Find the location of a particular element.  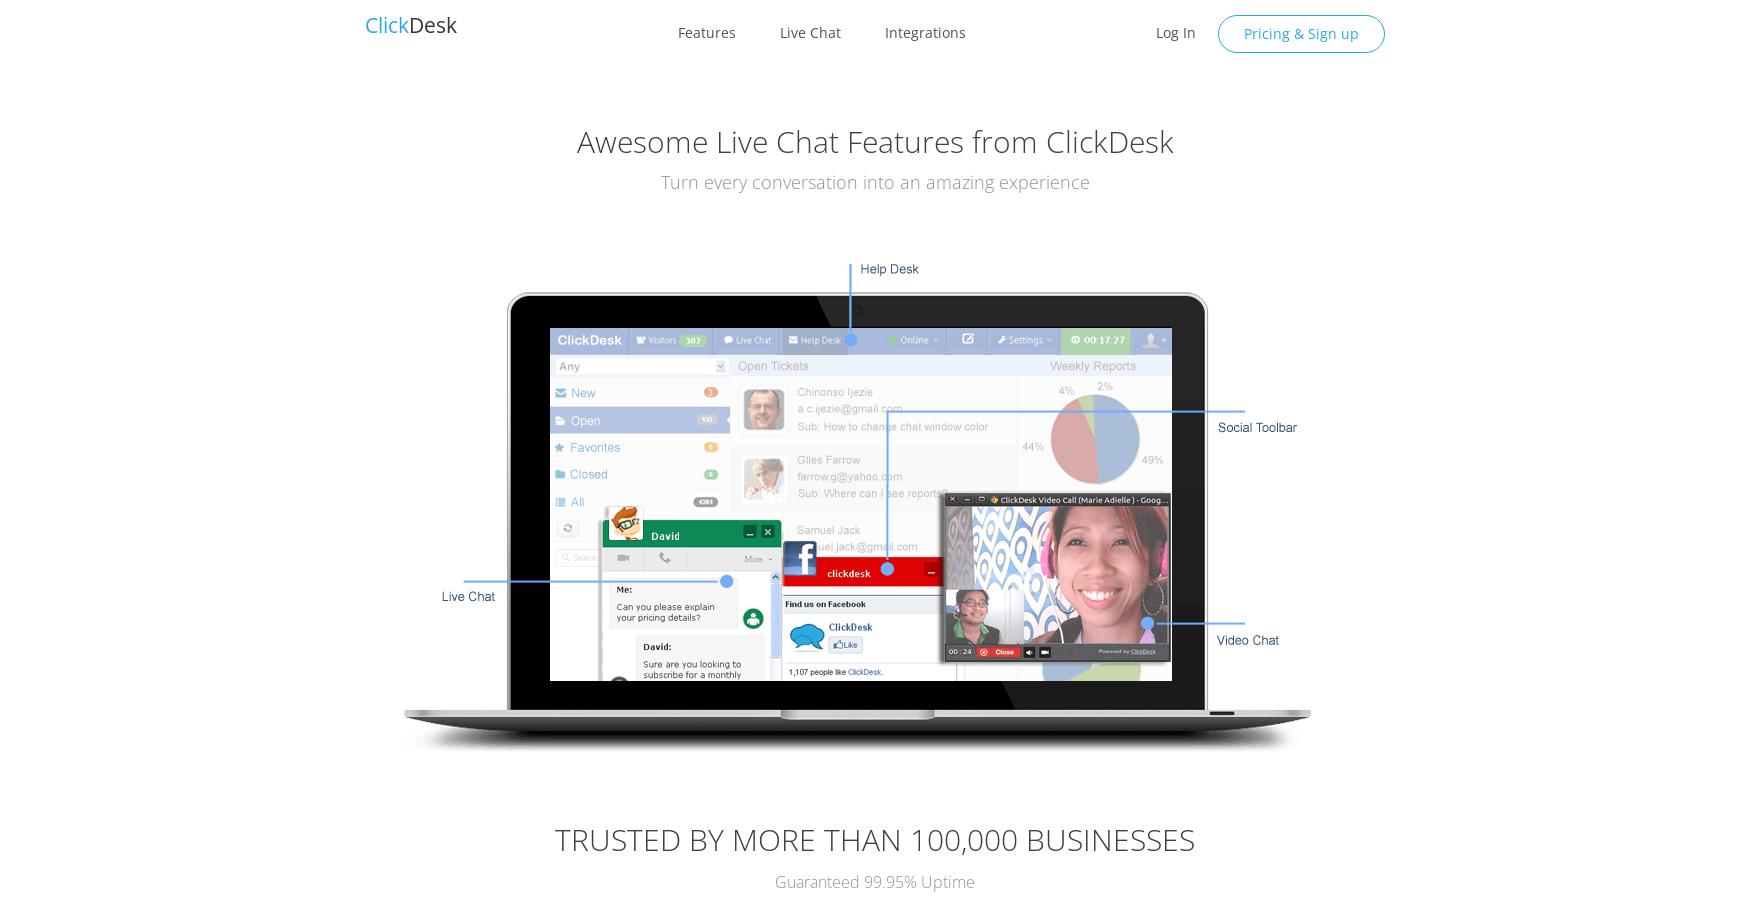

'Pricing & Sign up' is located at coordinates (1300, 32).